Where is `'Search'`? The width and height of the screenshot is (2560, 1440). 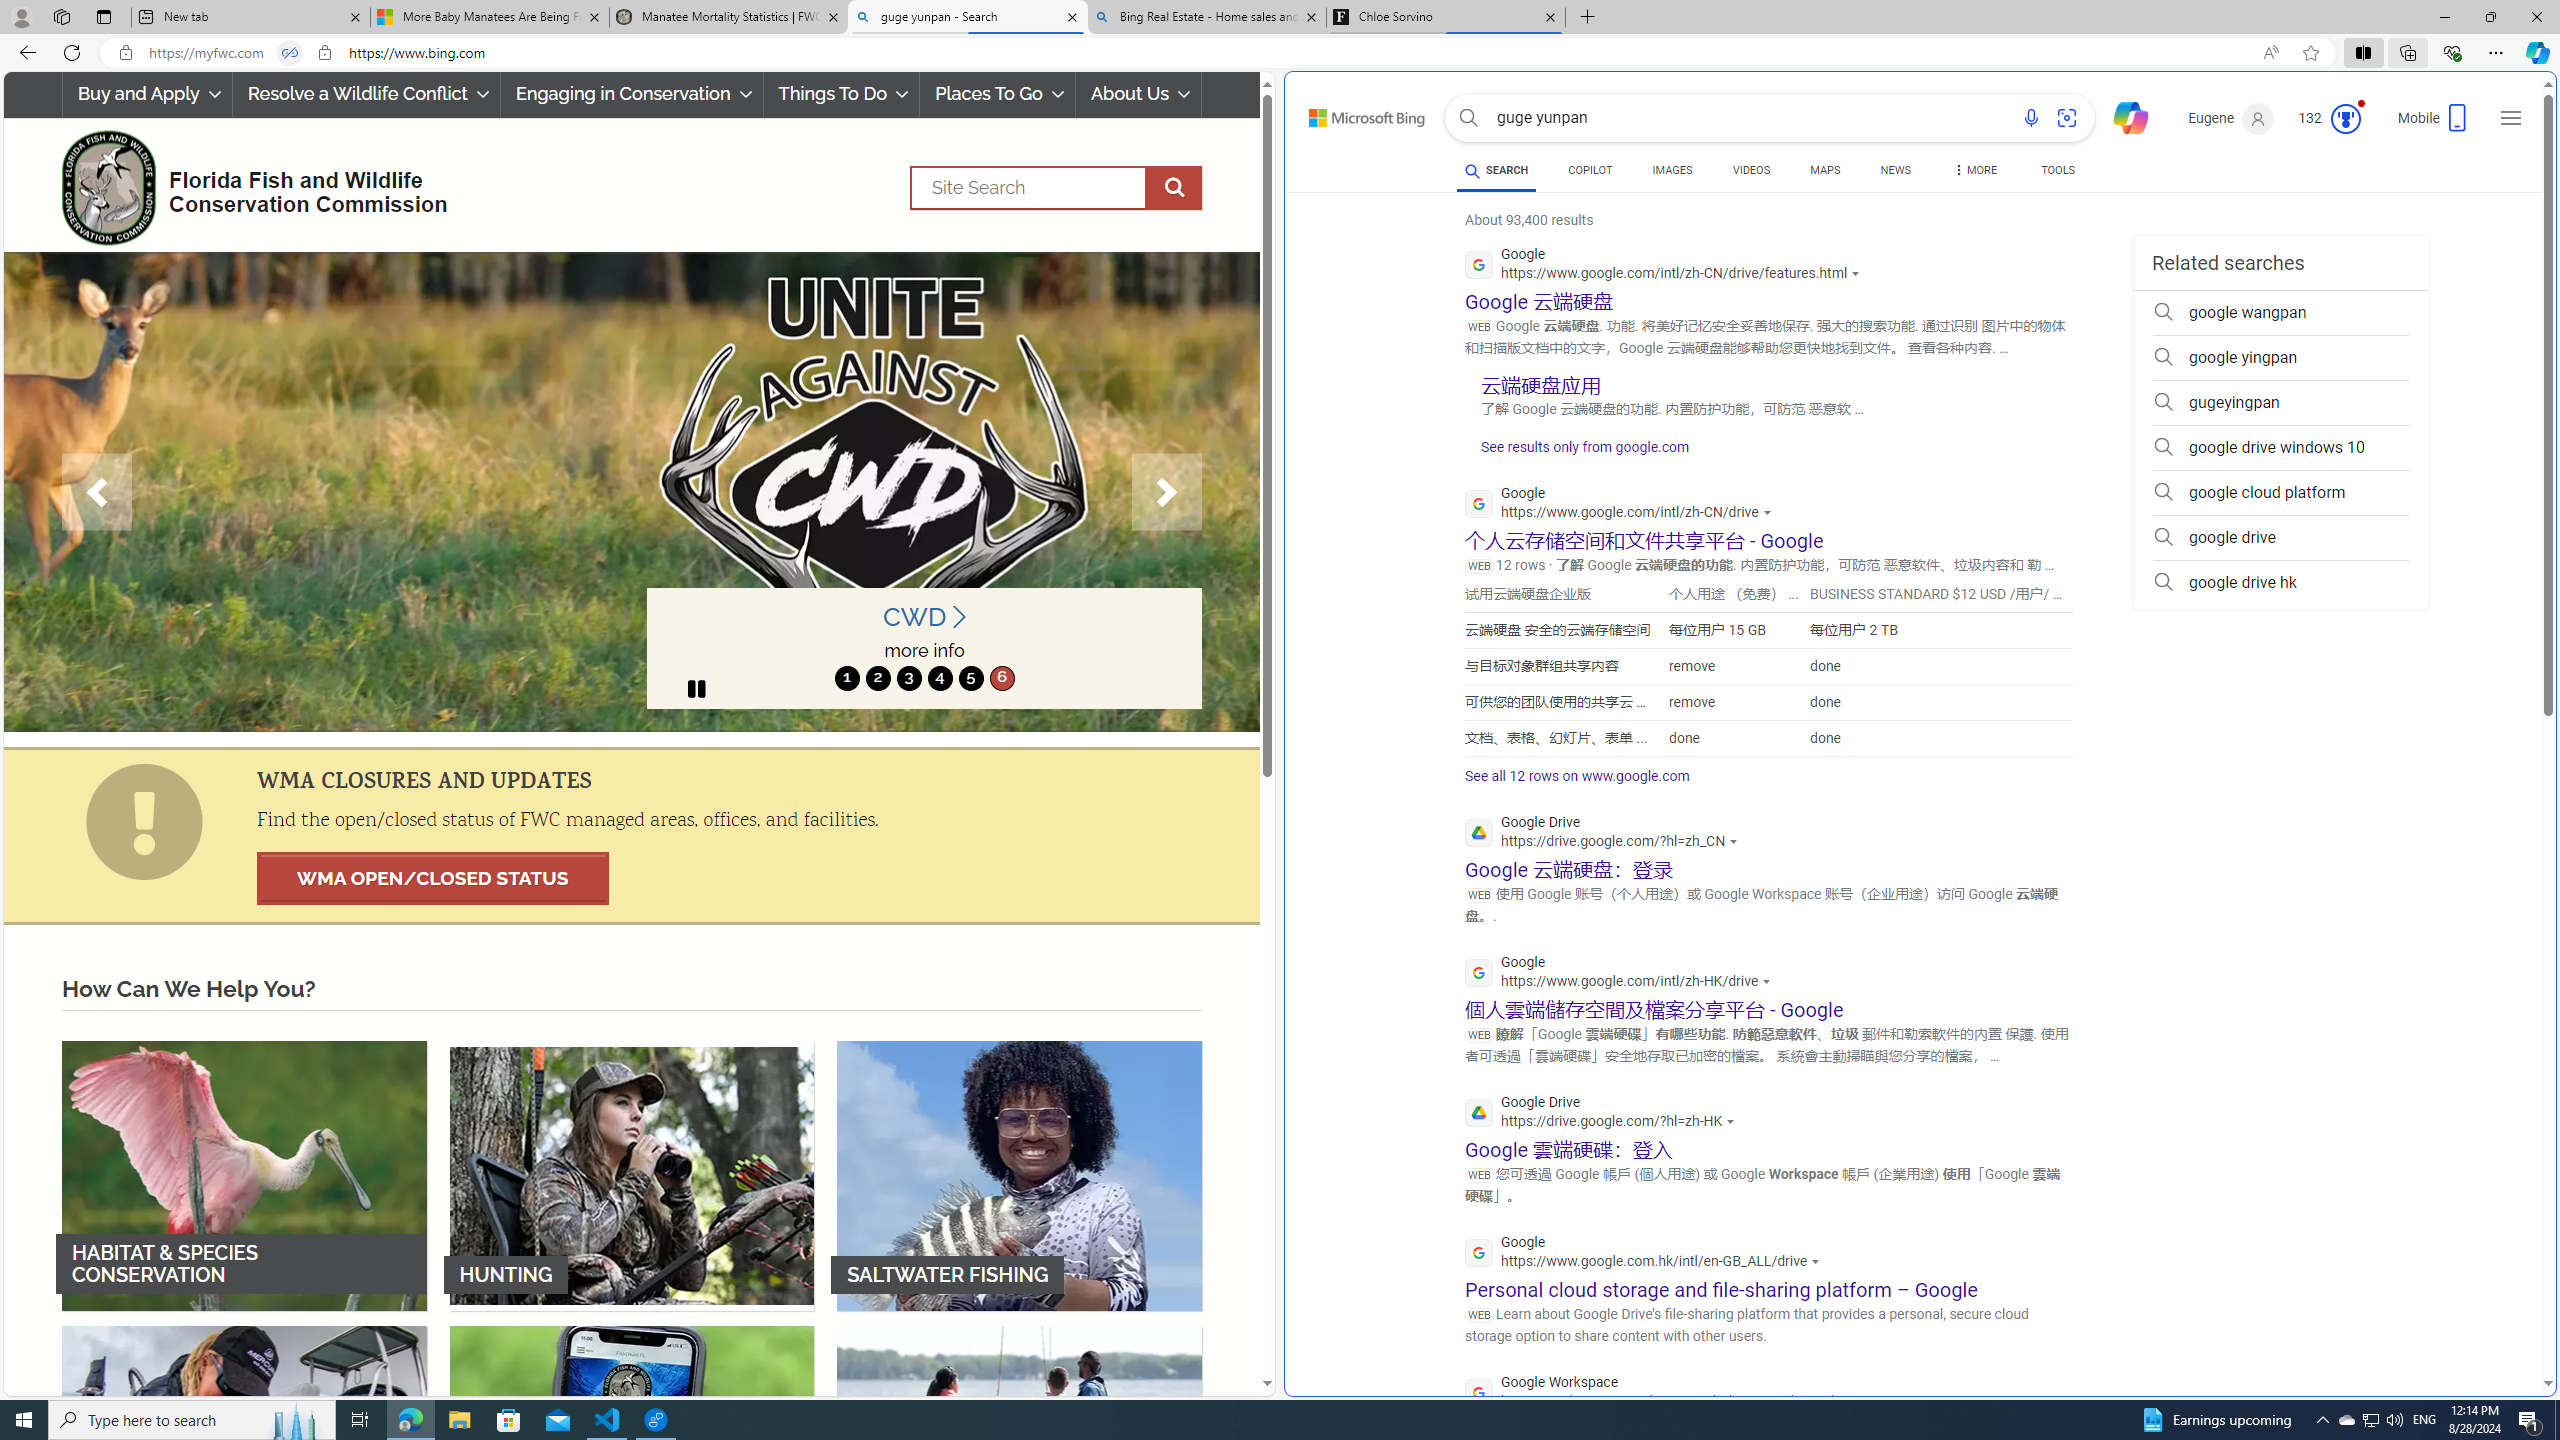
'Search' is located at coordinates (1468, 118).